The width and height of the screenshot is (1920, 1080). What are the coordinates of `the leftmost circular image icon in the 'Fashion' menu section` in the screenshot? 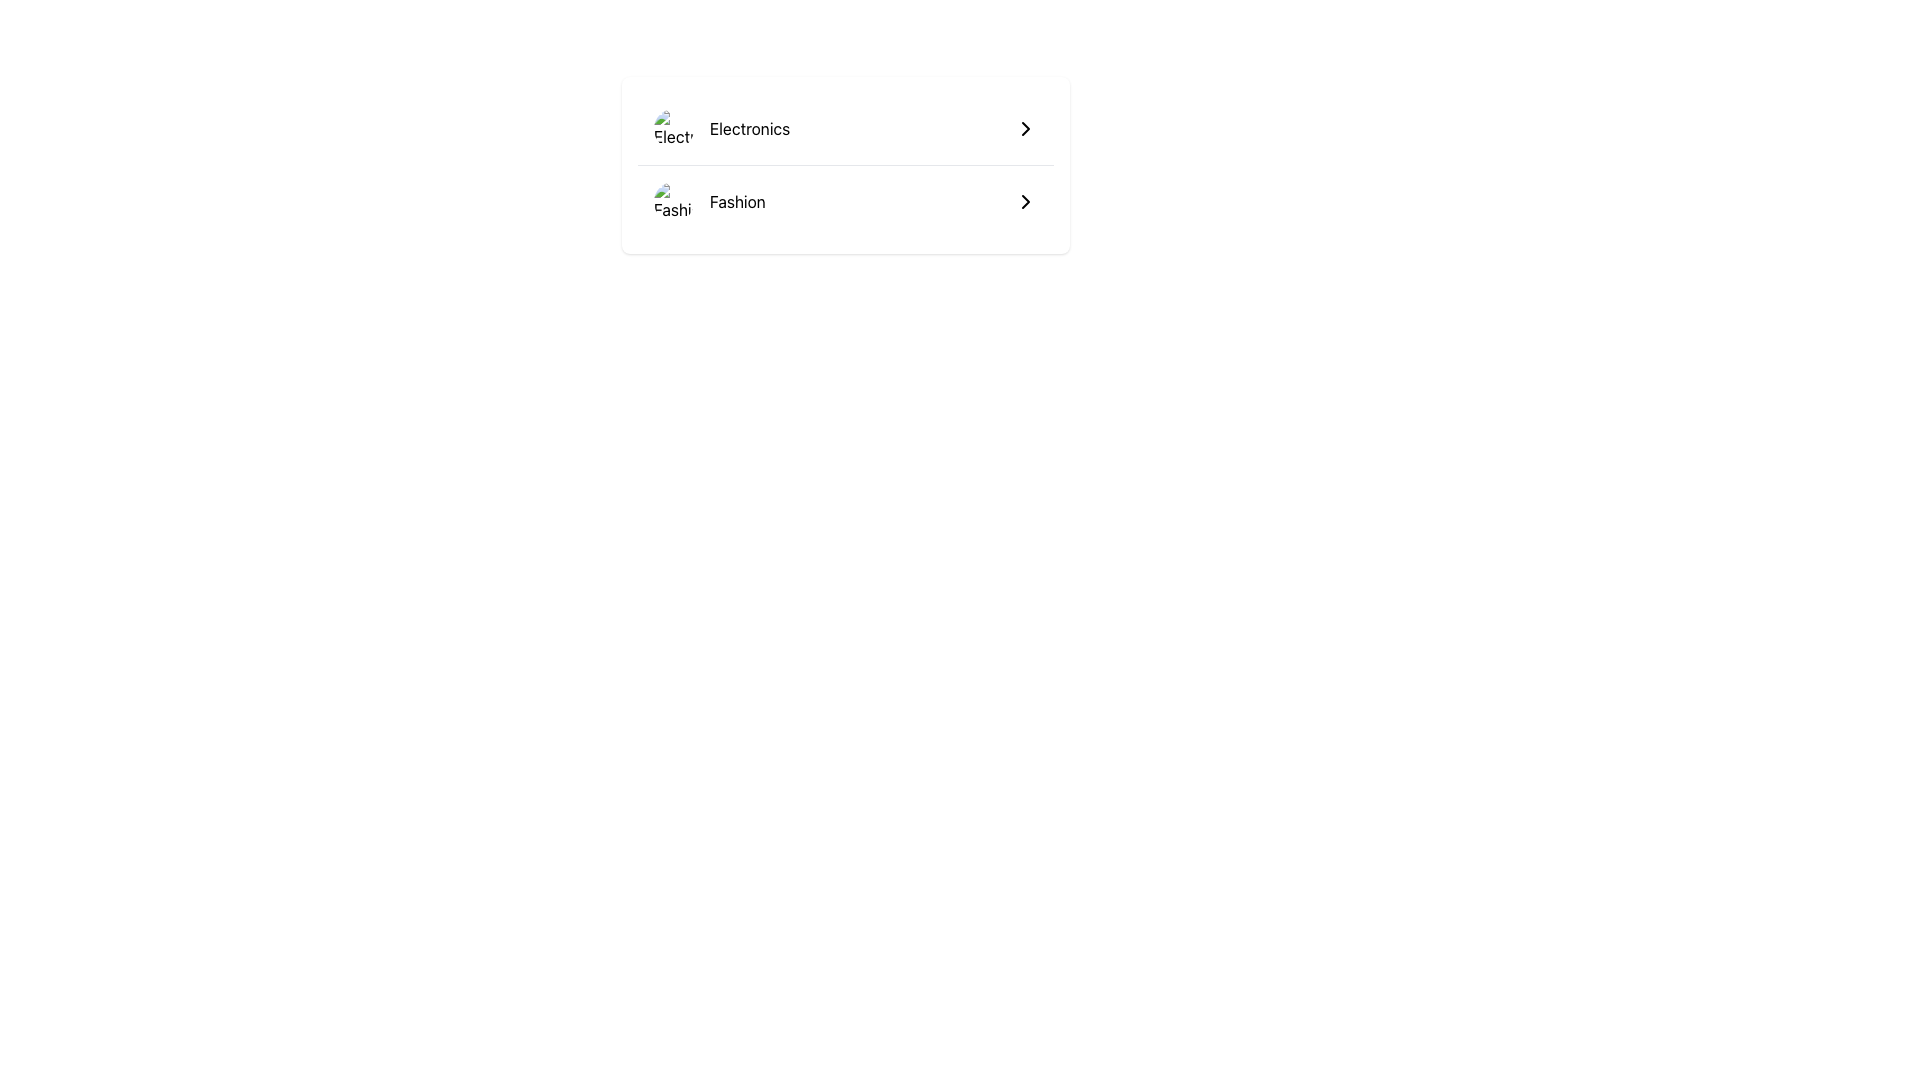 It's located at (673, 201).